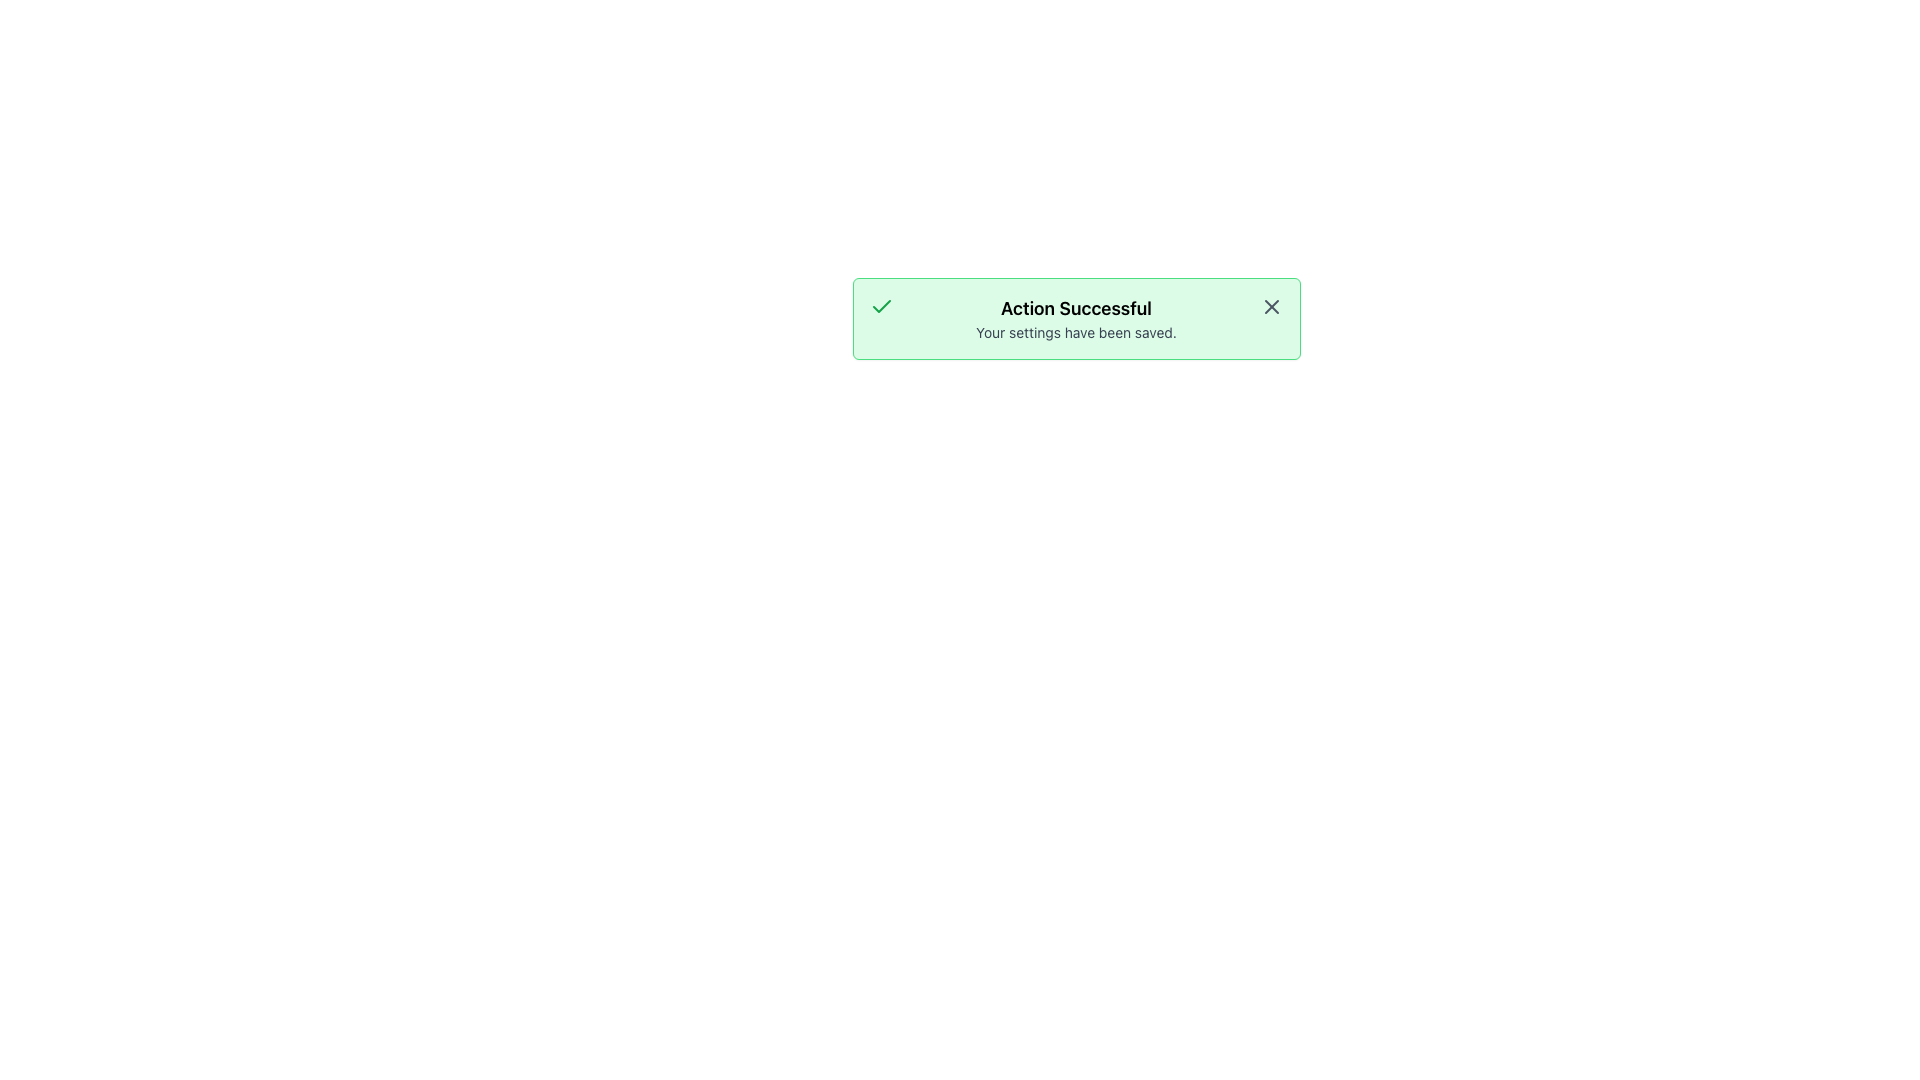 The width and height of the screenshot is (1920, 1080). Describe the element at coordinates (880, 306) in the screenshot. I see `the green checkmark icon located on the left side of the 'Action Successful' message box in the notification banner` at that location.